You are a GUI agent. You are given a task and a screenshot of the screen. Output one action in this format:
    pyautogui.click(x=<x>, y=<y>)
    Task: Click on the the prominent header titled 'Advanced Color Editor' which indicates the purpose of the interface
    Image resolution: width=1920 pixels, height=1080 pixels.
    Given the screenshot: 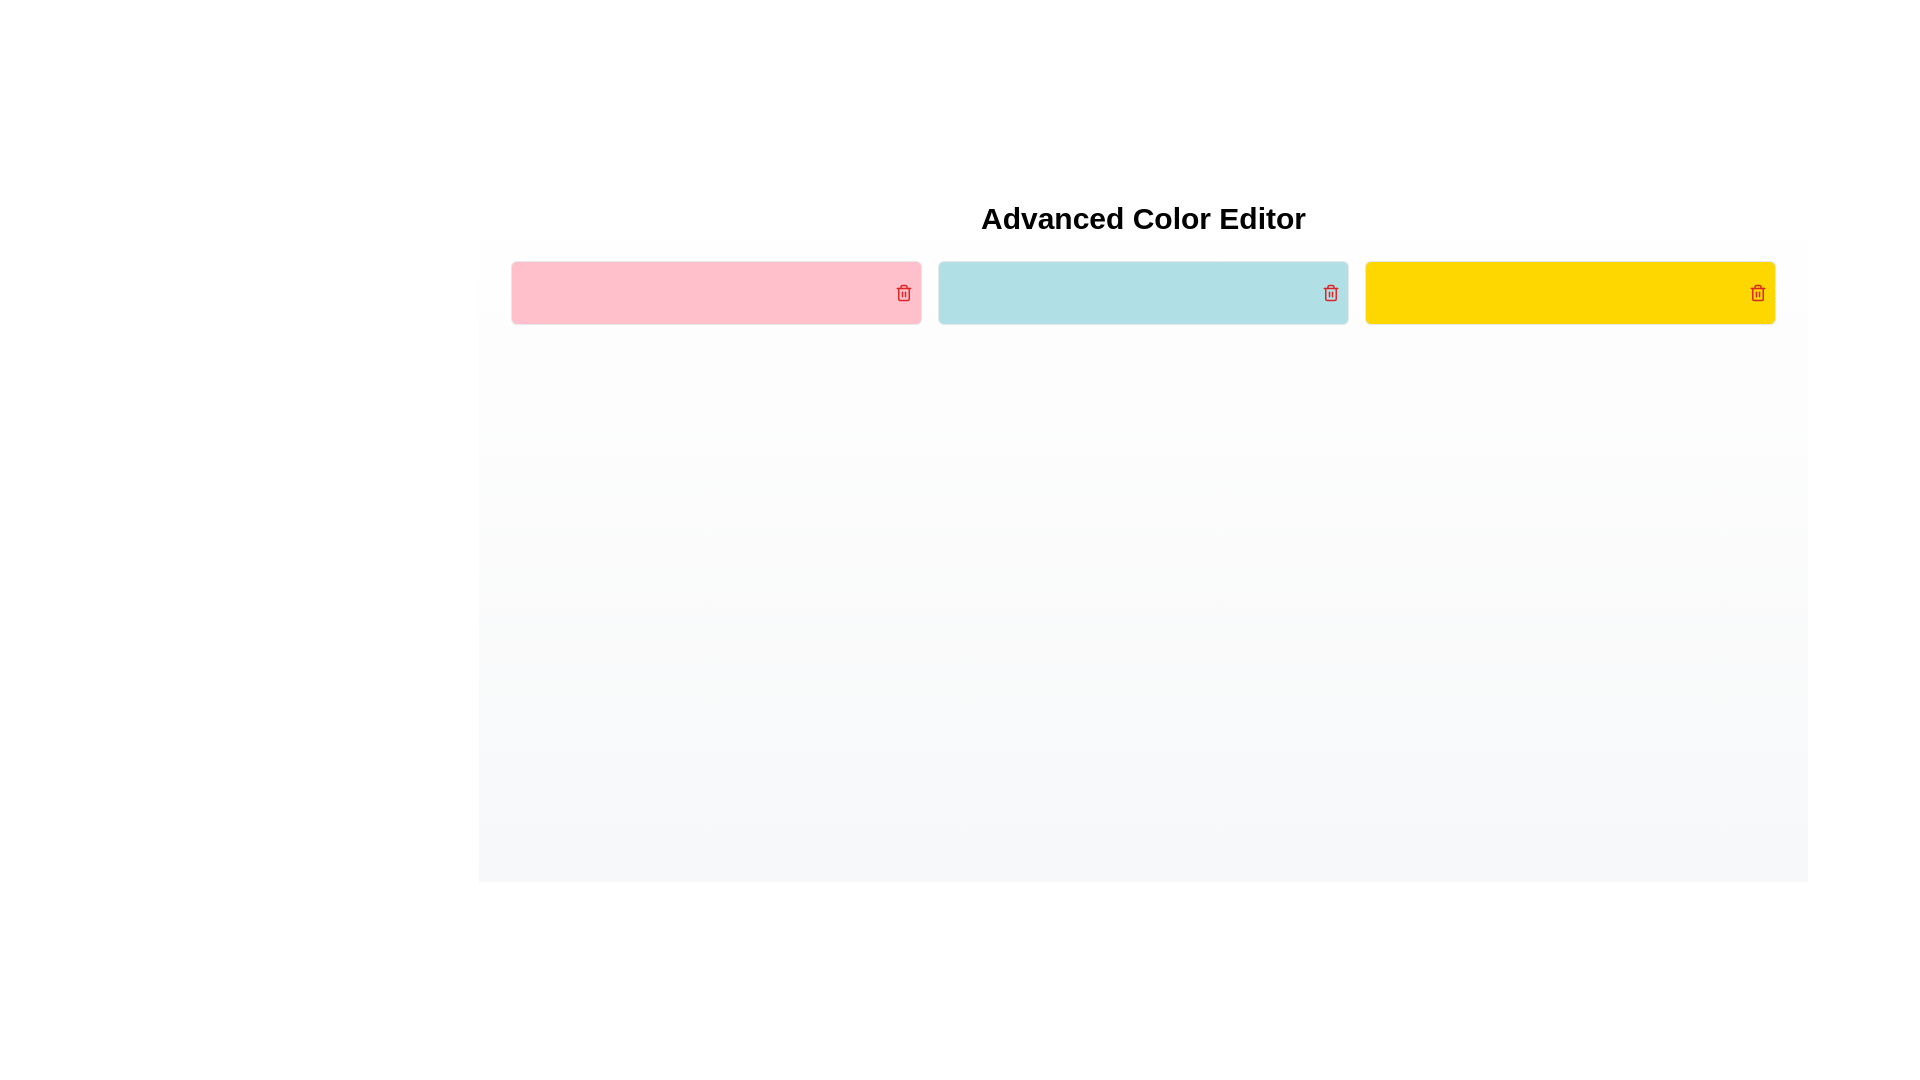 What is the action you would take?
    pyautogui.click(x=1143, y=219)
    